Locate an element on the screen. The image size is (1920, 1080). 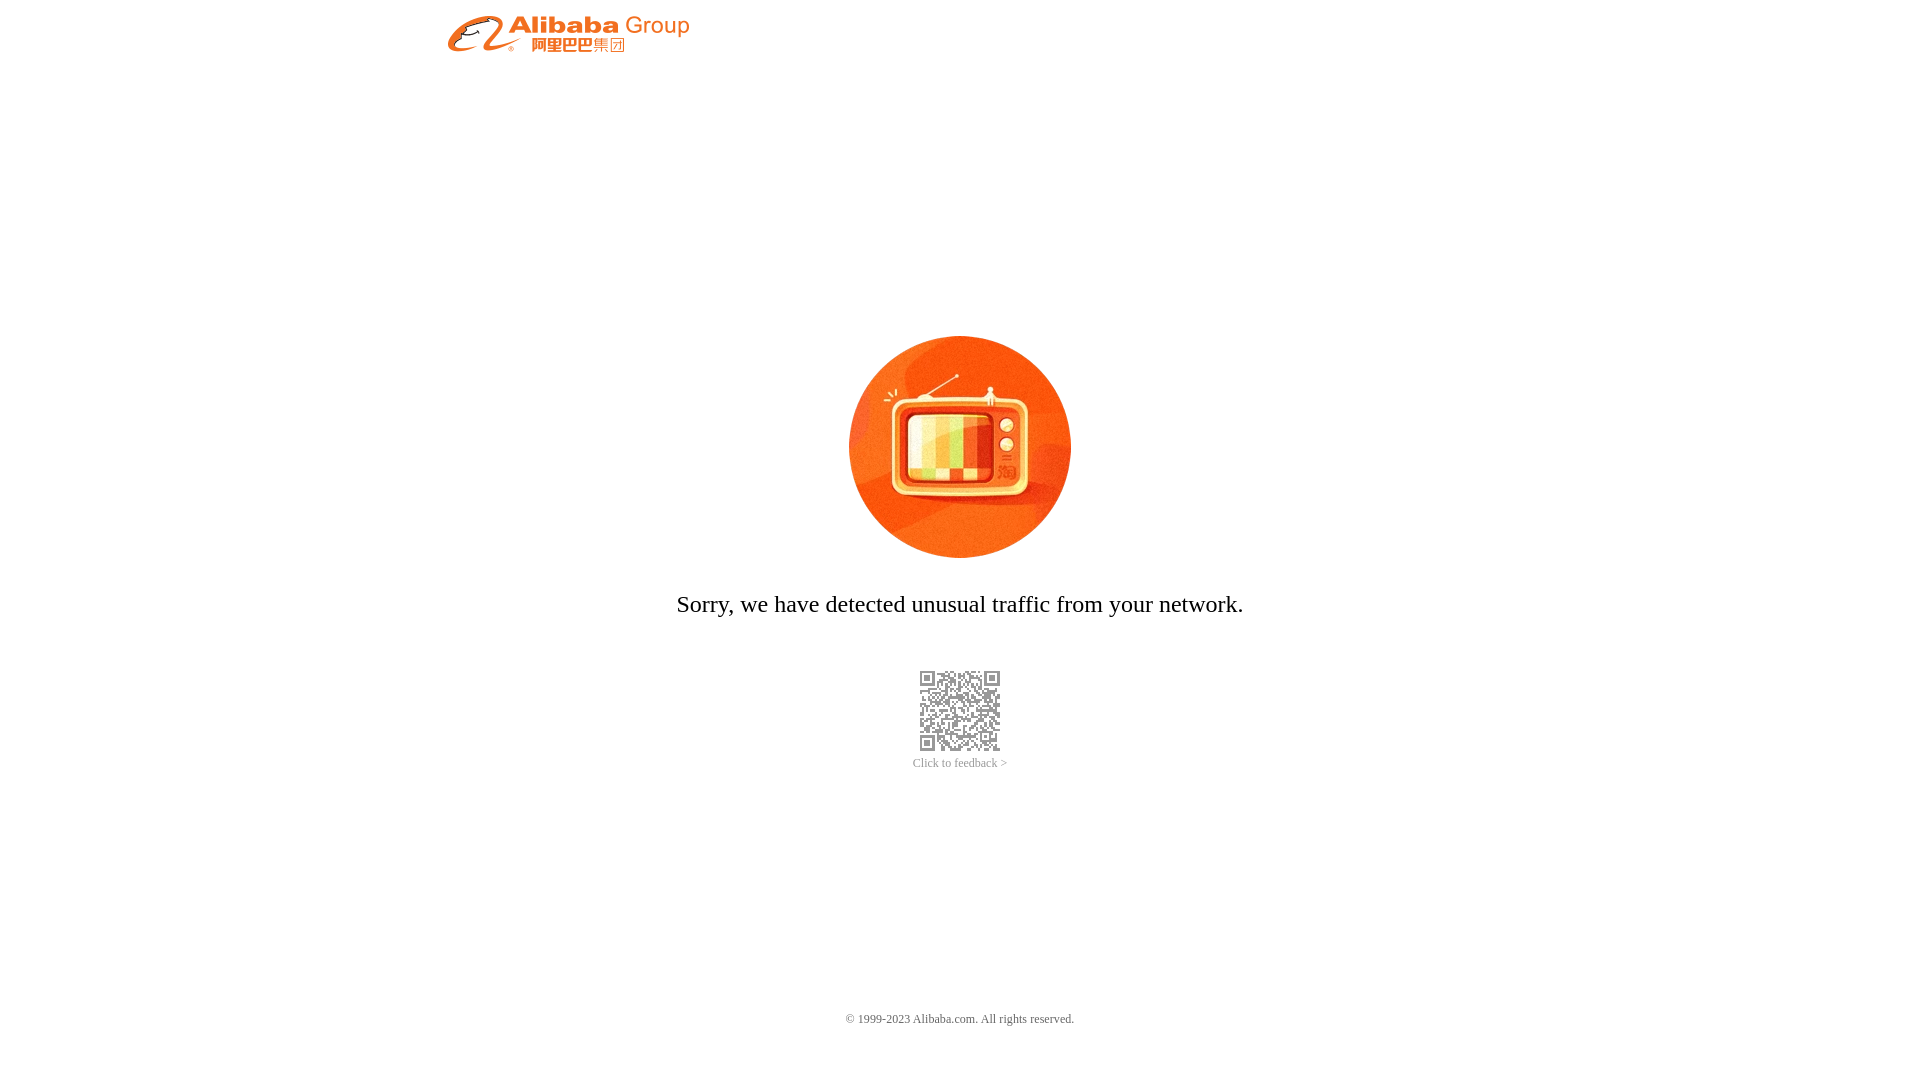
'Click to feedback >' is located at coordinates (960, 763).